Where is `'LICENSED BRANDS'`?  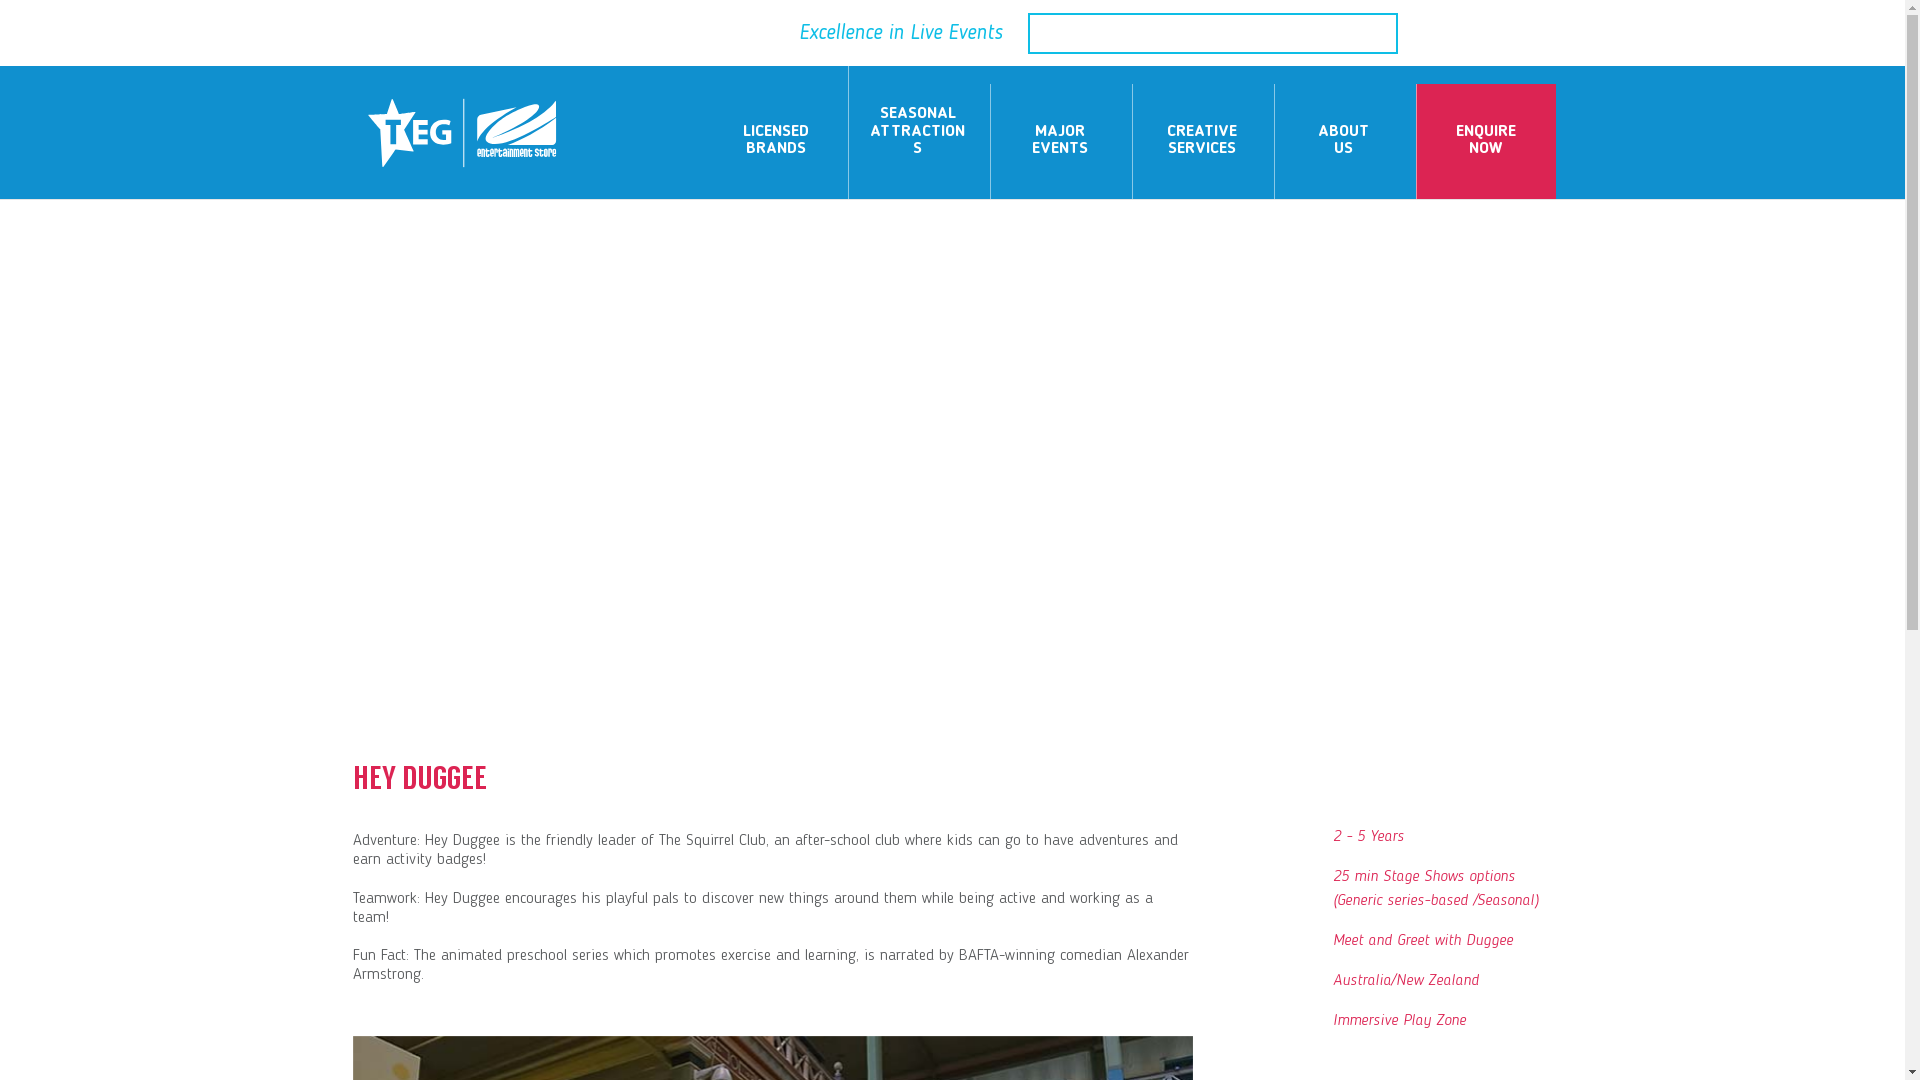
'LICENSED BRANDS' is located at coordinates (775, 140).